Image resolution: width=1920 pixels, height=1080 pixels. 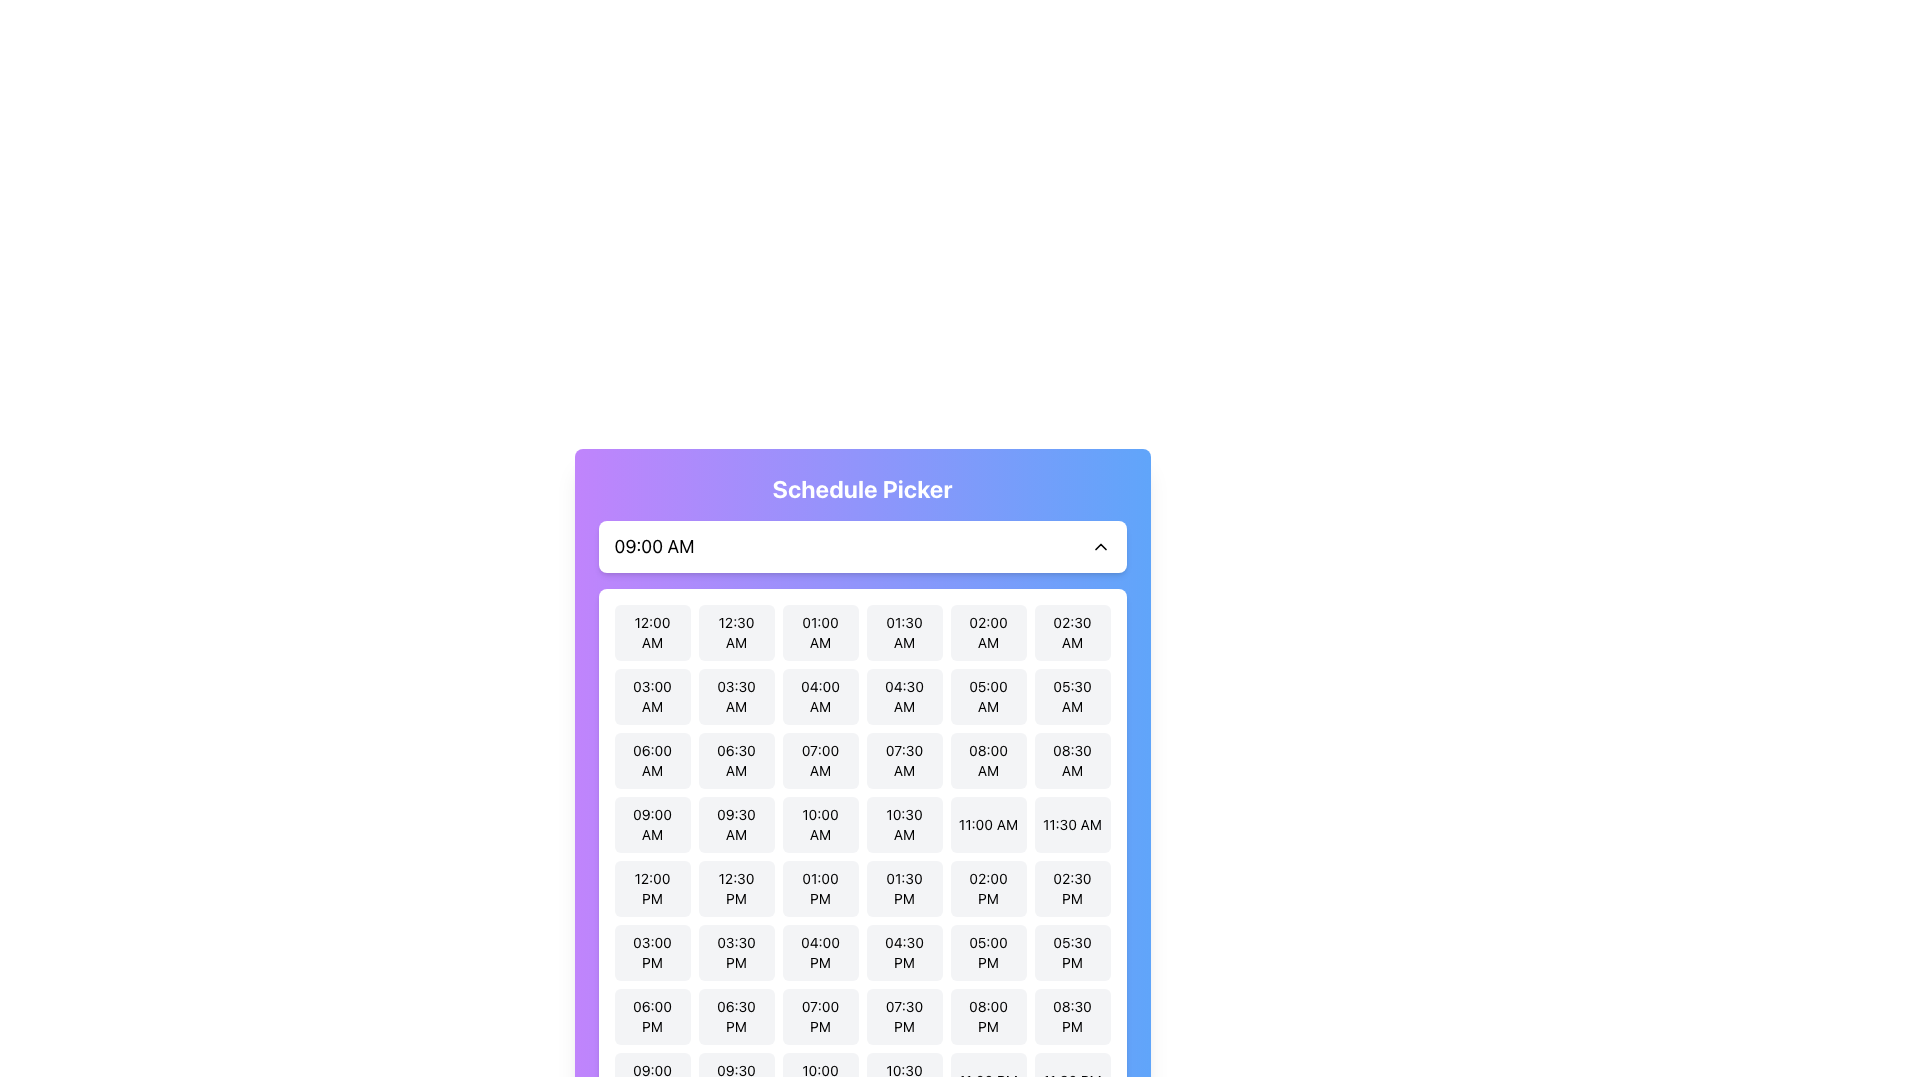 What do you see at coordinates (903, 760) in the screenshot?
I see `the rectangular button labeled '07:30 AM' with a light gray background` at bounding box center [903, 760].